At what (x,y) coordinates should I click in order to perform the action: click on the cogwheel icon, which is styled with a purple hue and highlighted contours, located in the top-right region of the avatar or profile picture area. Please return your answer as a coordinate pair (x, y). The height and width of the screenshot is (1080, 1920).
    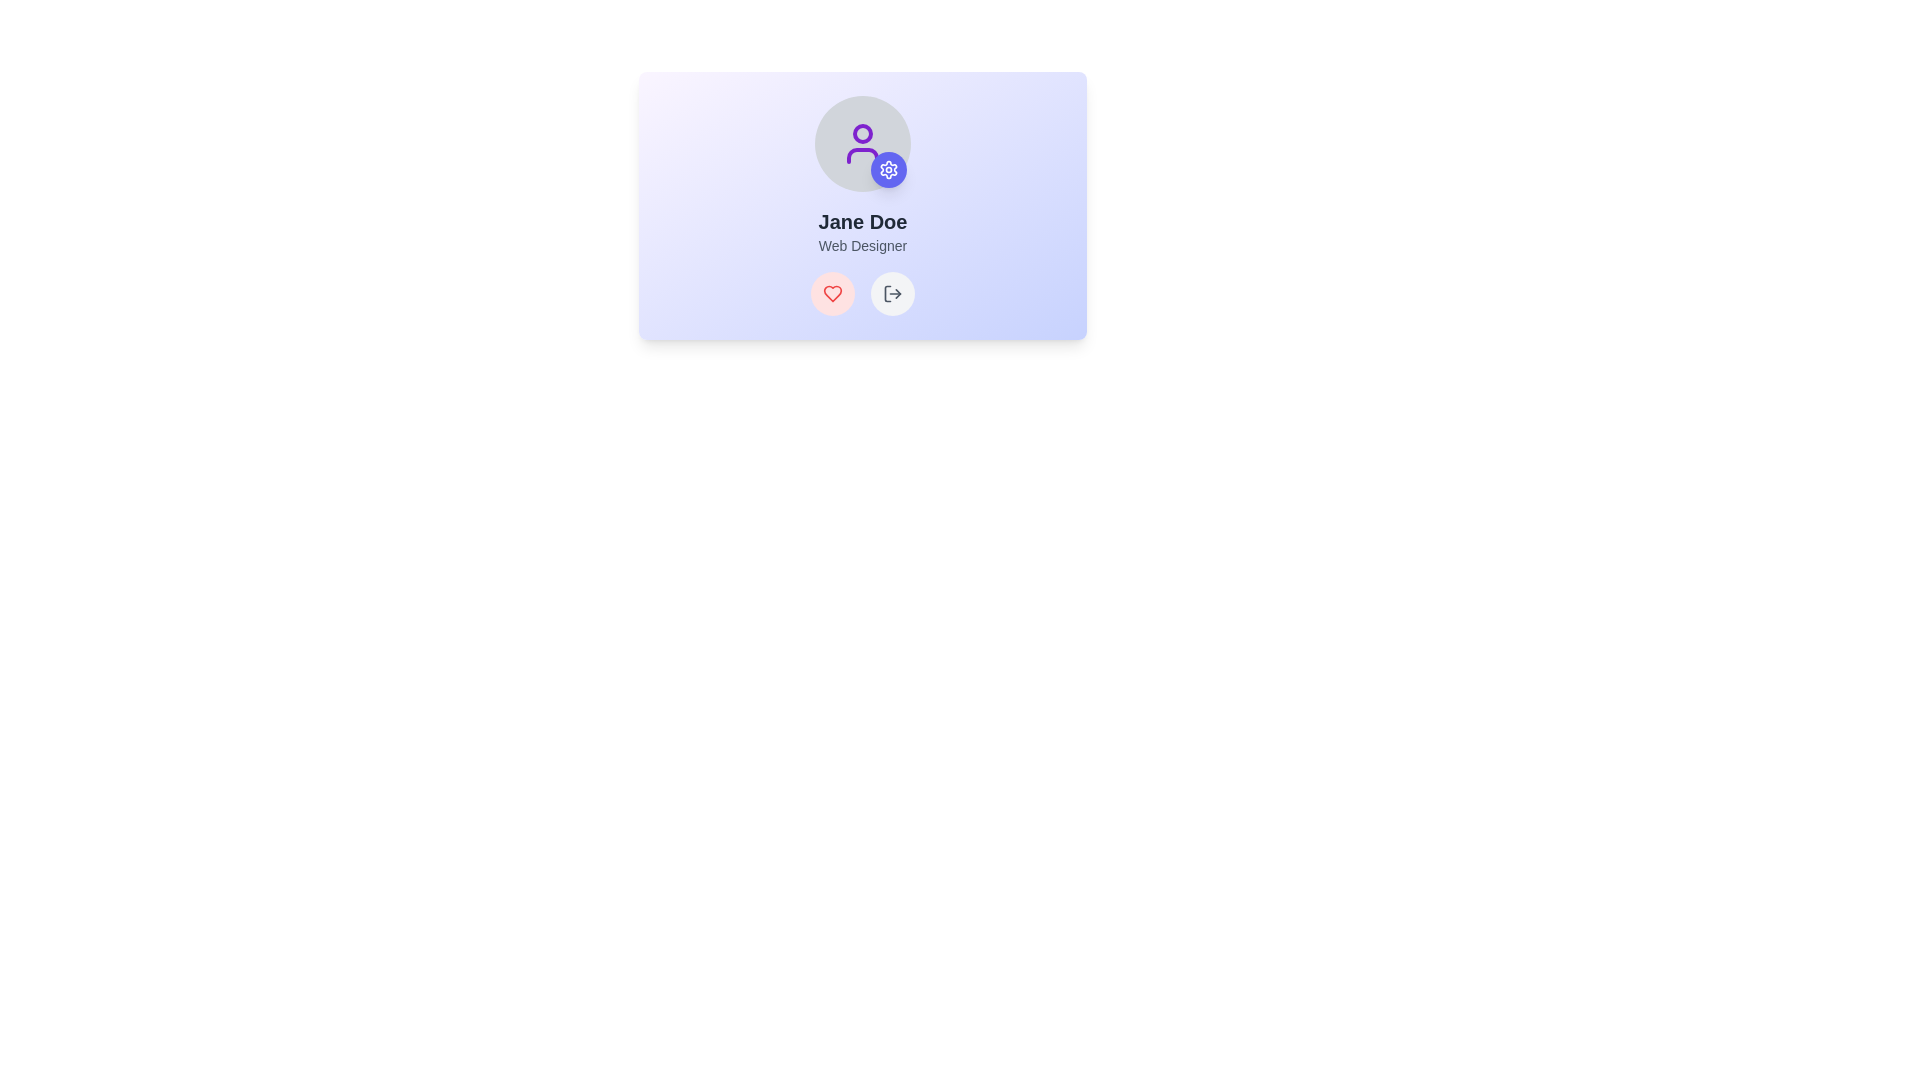
    Looking at the image, I should click on (887, 168).